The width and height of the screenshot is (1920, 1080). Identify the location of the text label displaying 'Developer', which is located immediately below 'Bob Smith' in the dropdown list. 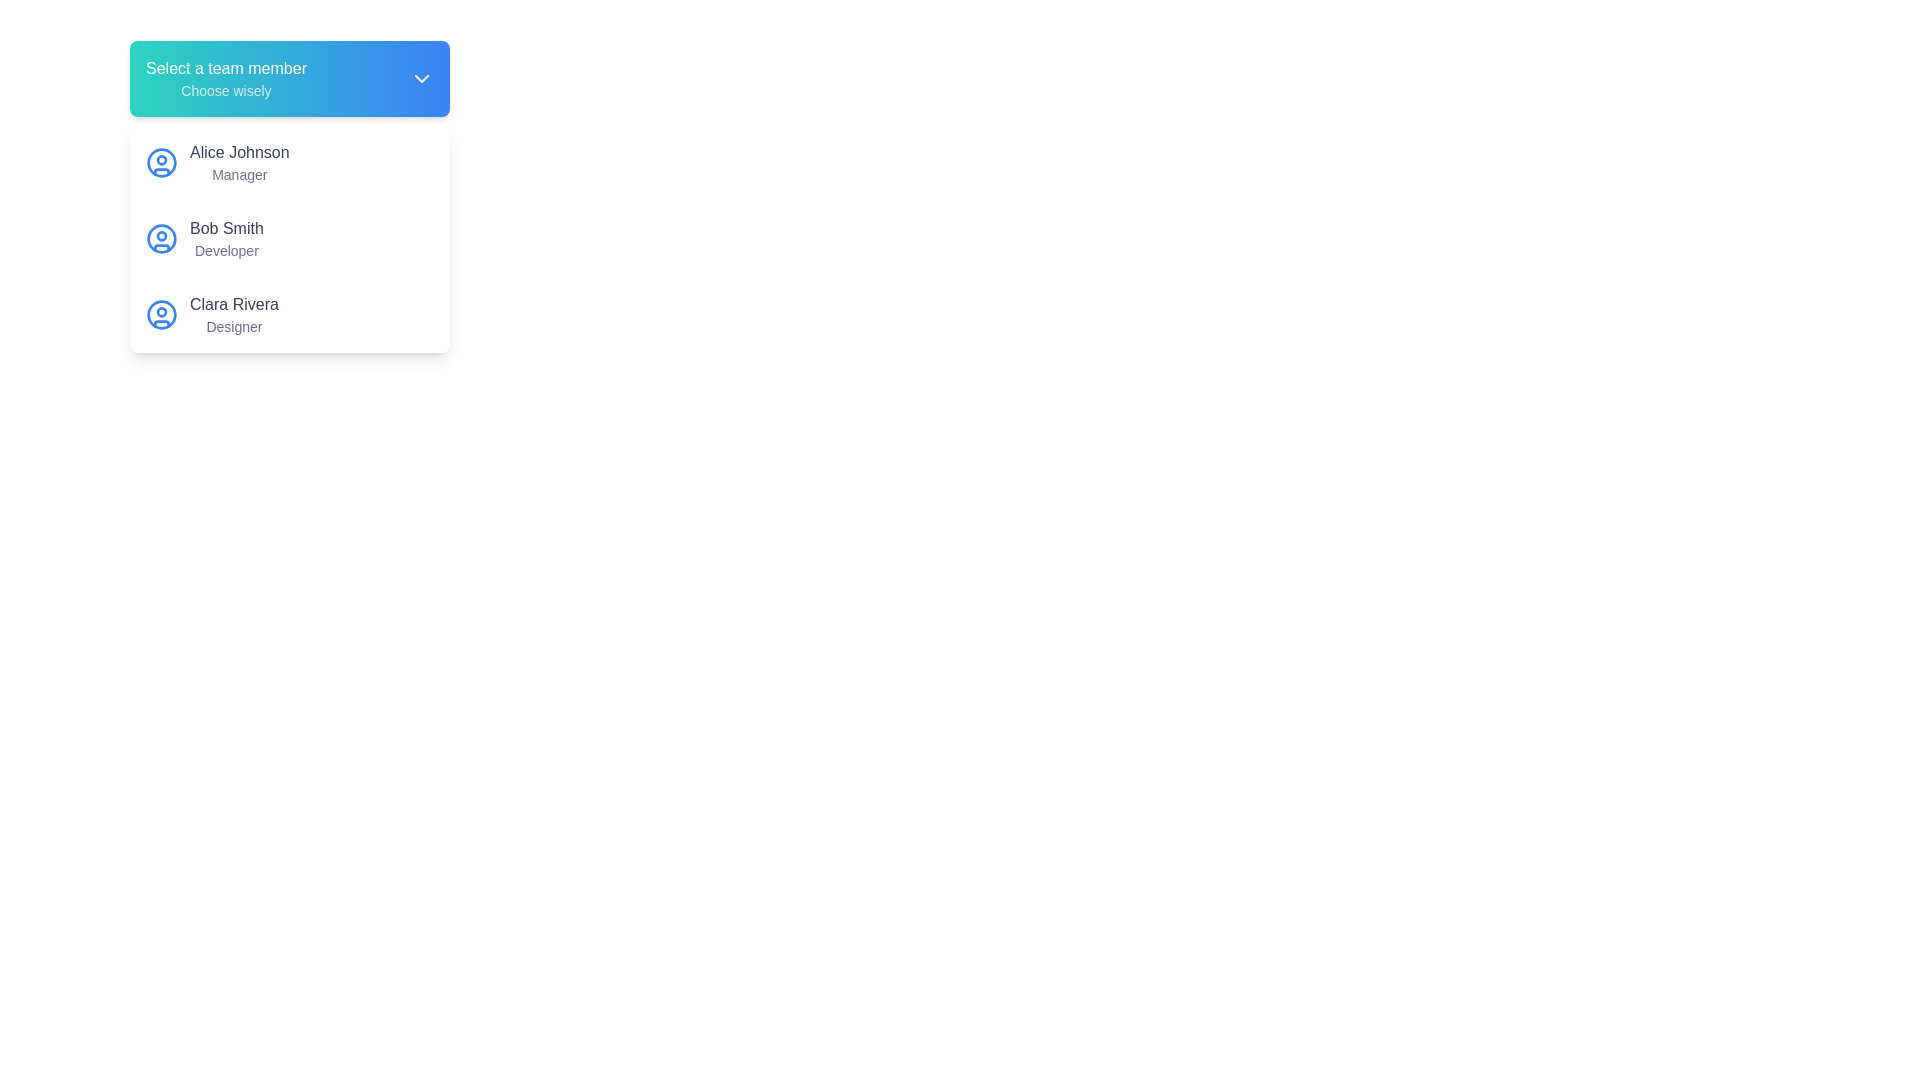
(226, 249).